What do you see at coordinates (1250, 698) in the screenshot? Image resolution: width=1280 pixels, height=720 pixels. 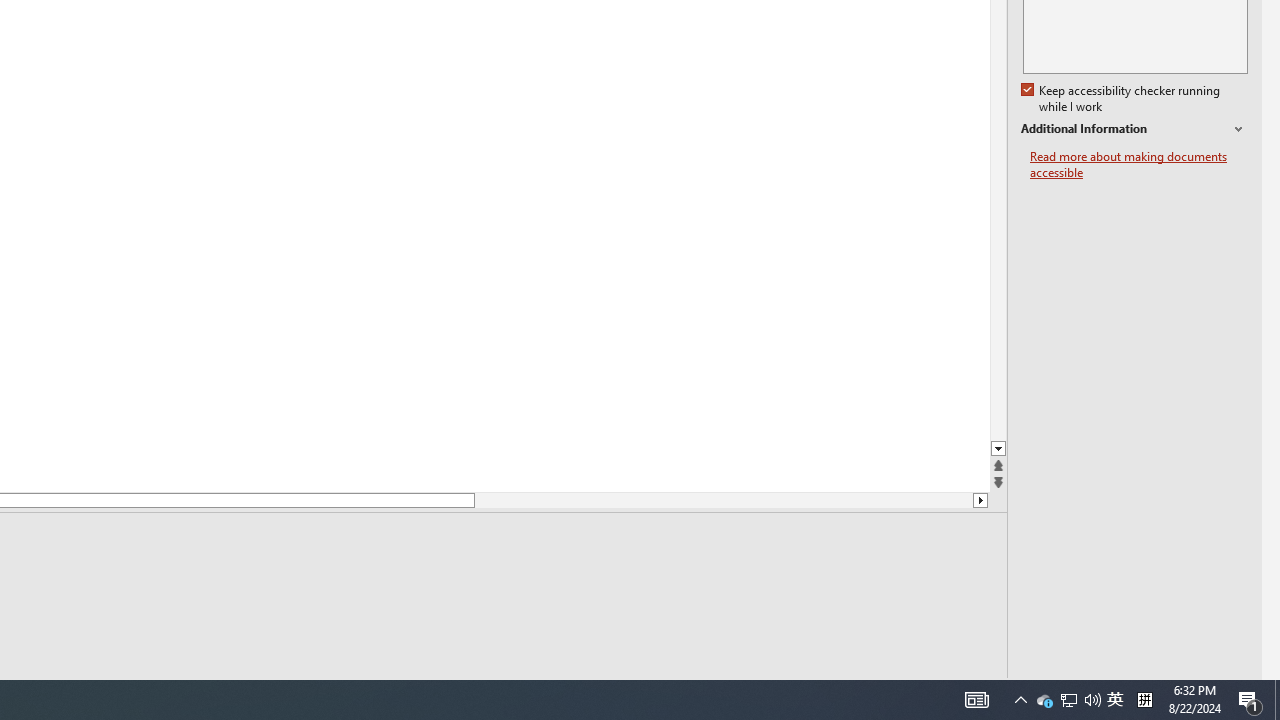 I see `'Action Center, 1 new notification'` at bounding box center [1250, 698].